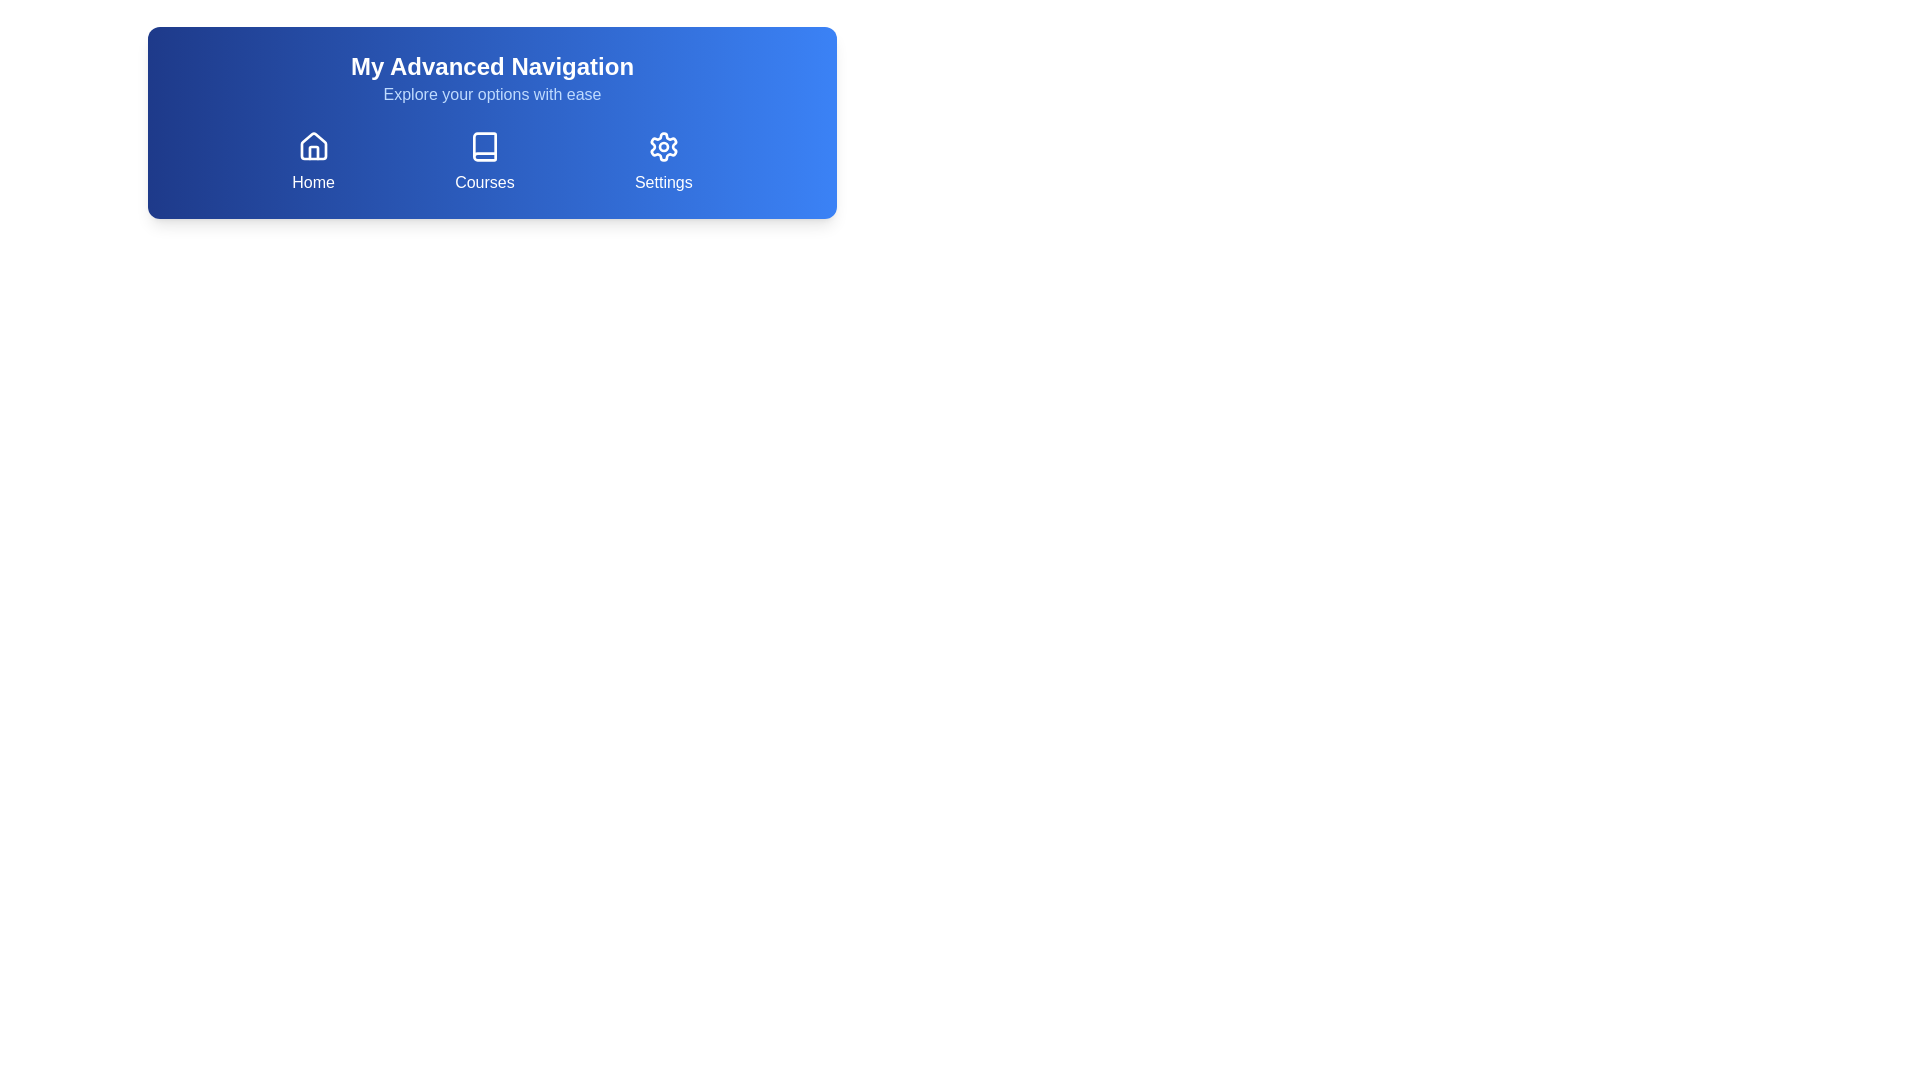 This screenshot has height=1080, width=1920. Describe the element at coordinates (484, 145) in the screenshot. I see `the blue closed book icon located in the 'Courses' section of the navigation interface` at that location.